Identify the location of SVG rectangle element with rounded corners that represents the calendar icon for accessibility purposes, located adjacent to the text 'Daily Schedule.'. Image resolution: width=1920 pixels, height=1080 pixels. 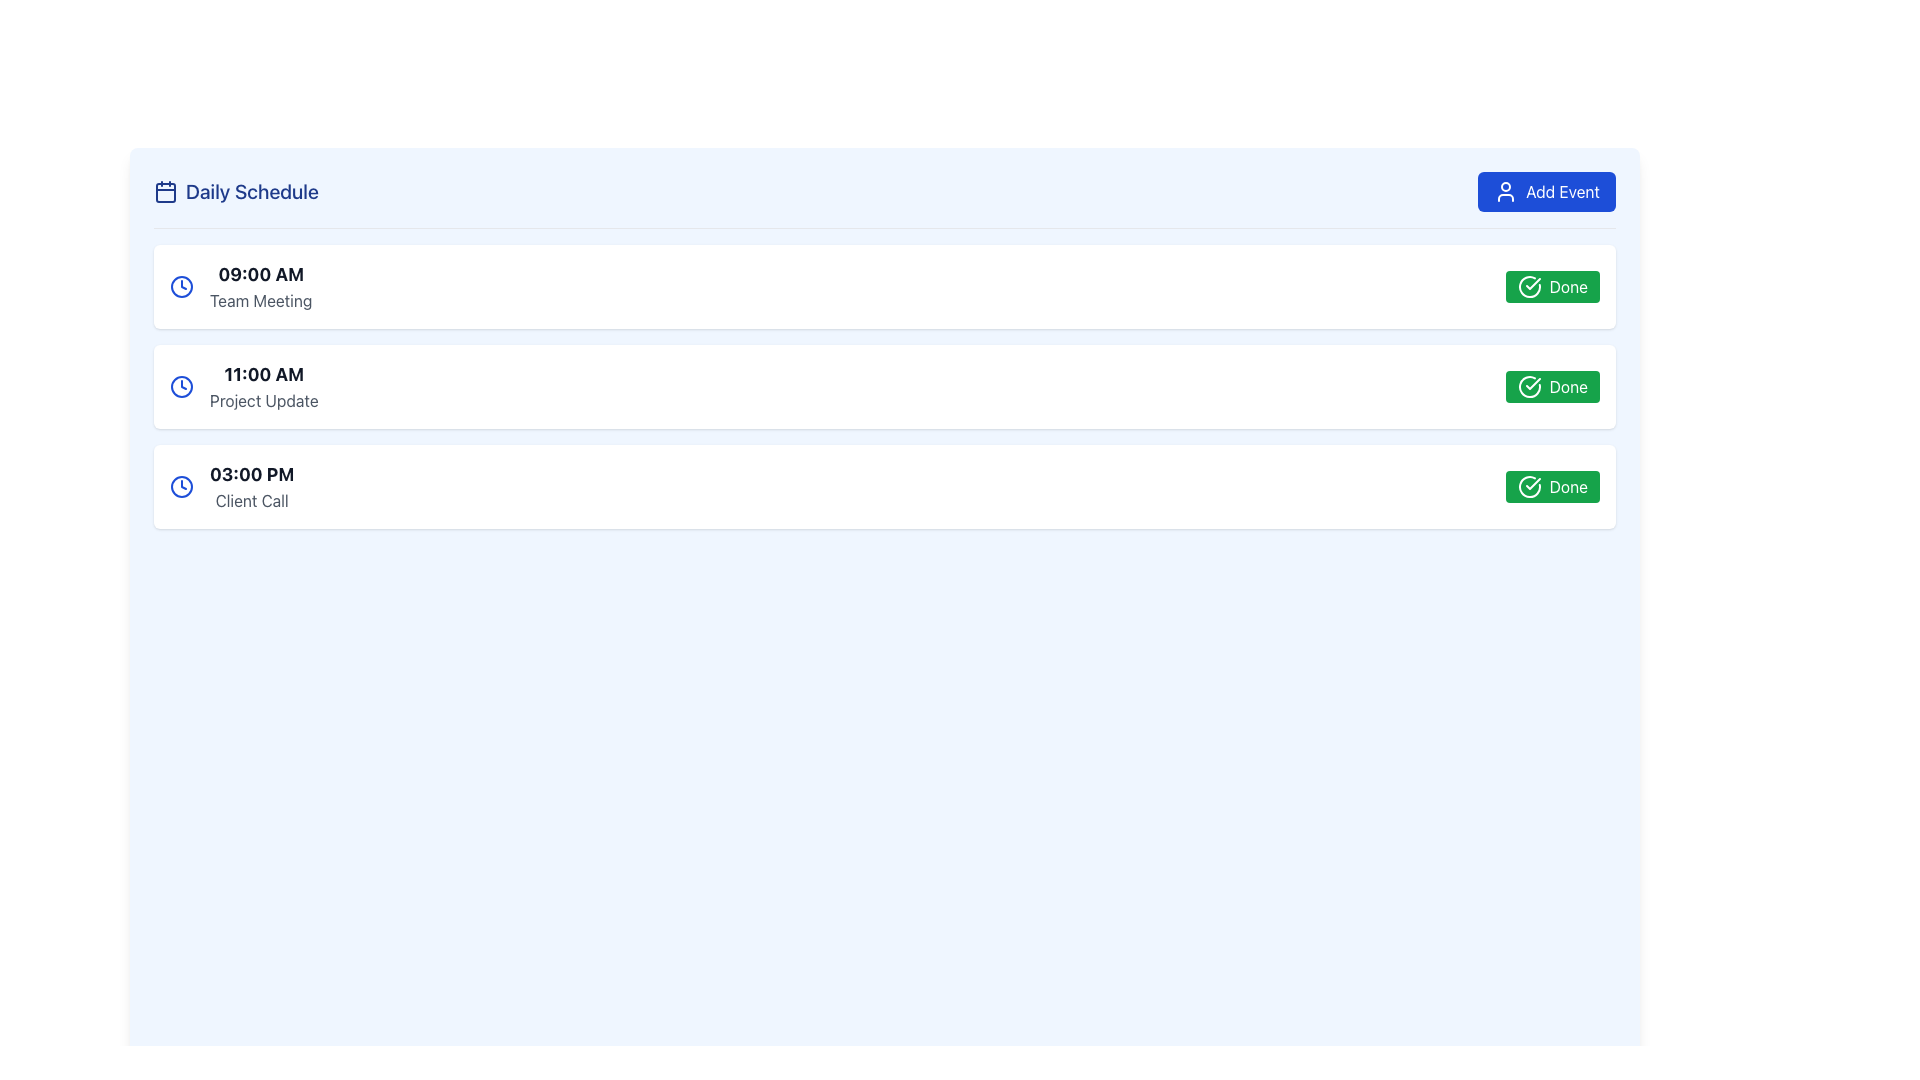
(166, 192).